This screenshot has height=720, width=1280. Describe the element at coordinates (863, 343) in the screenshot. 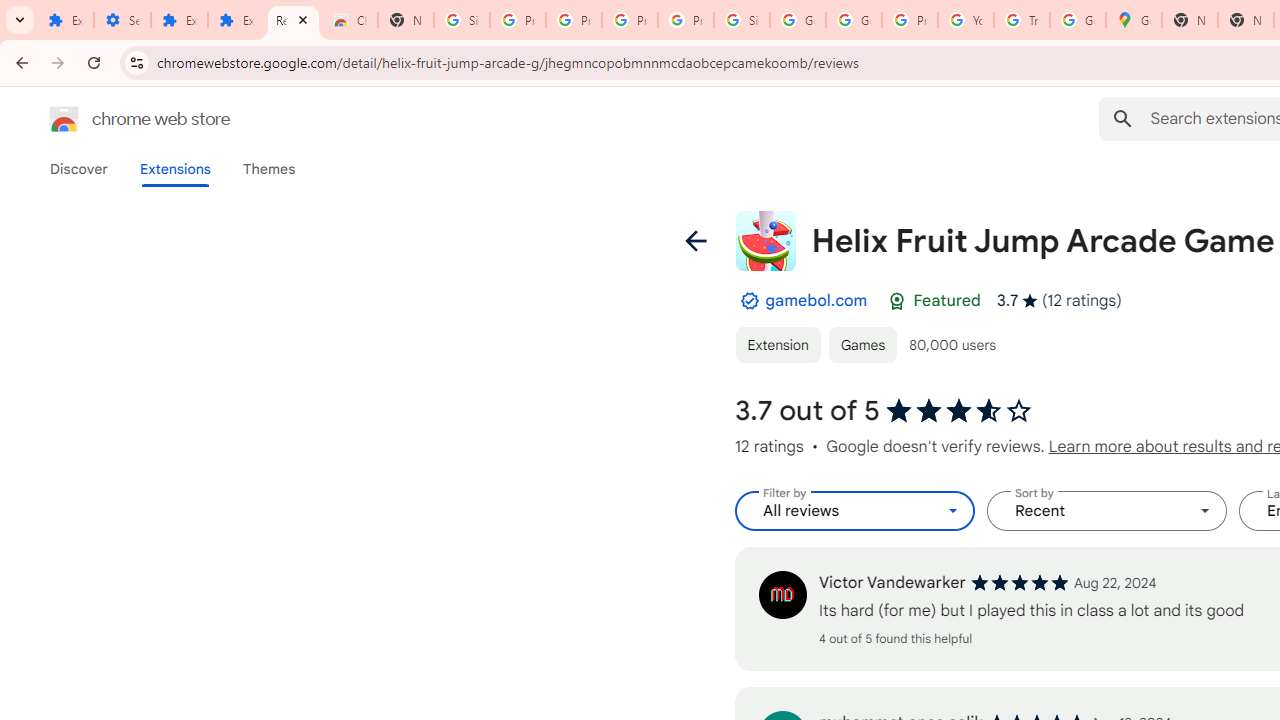

I see `'Games'` at that location.